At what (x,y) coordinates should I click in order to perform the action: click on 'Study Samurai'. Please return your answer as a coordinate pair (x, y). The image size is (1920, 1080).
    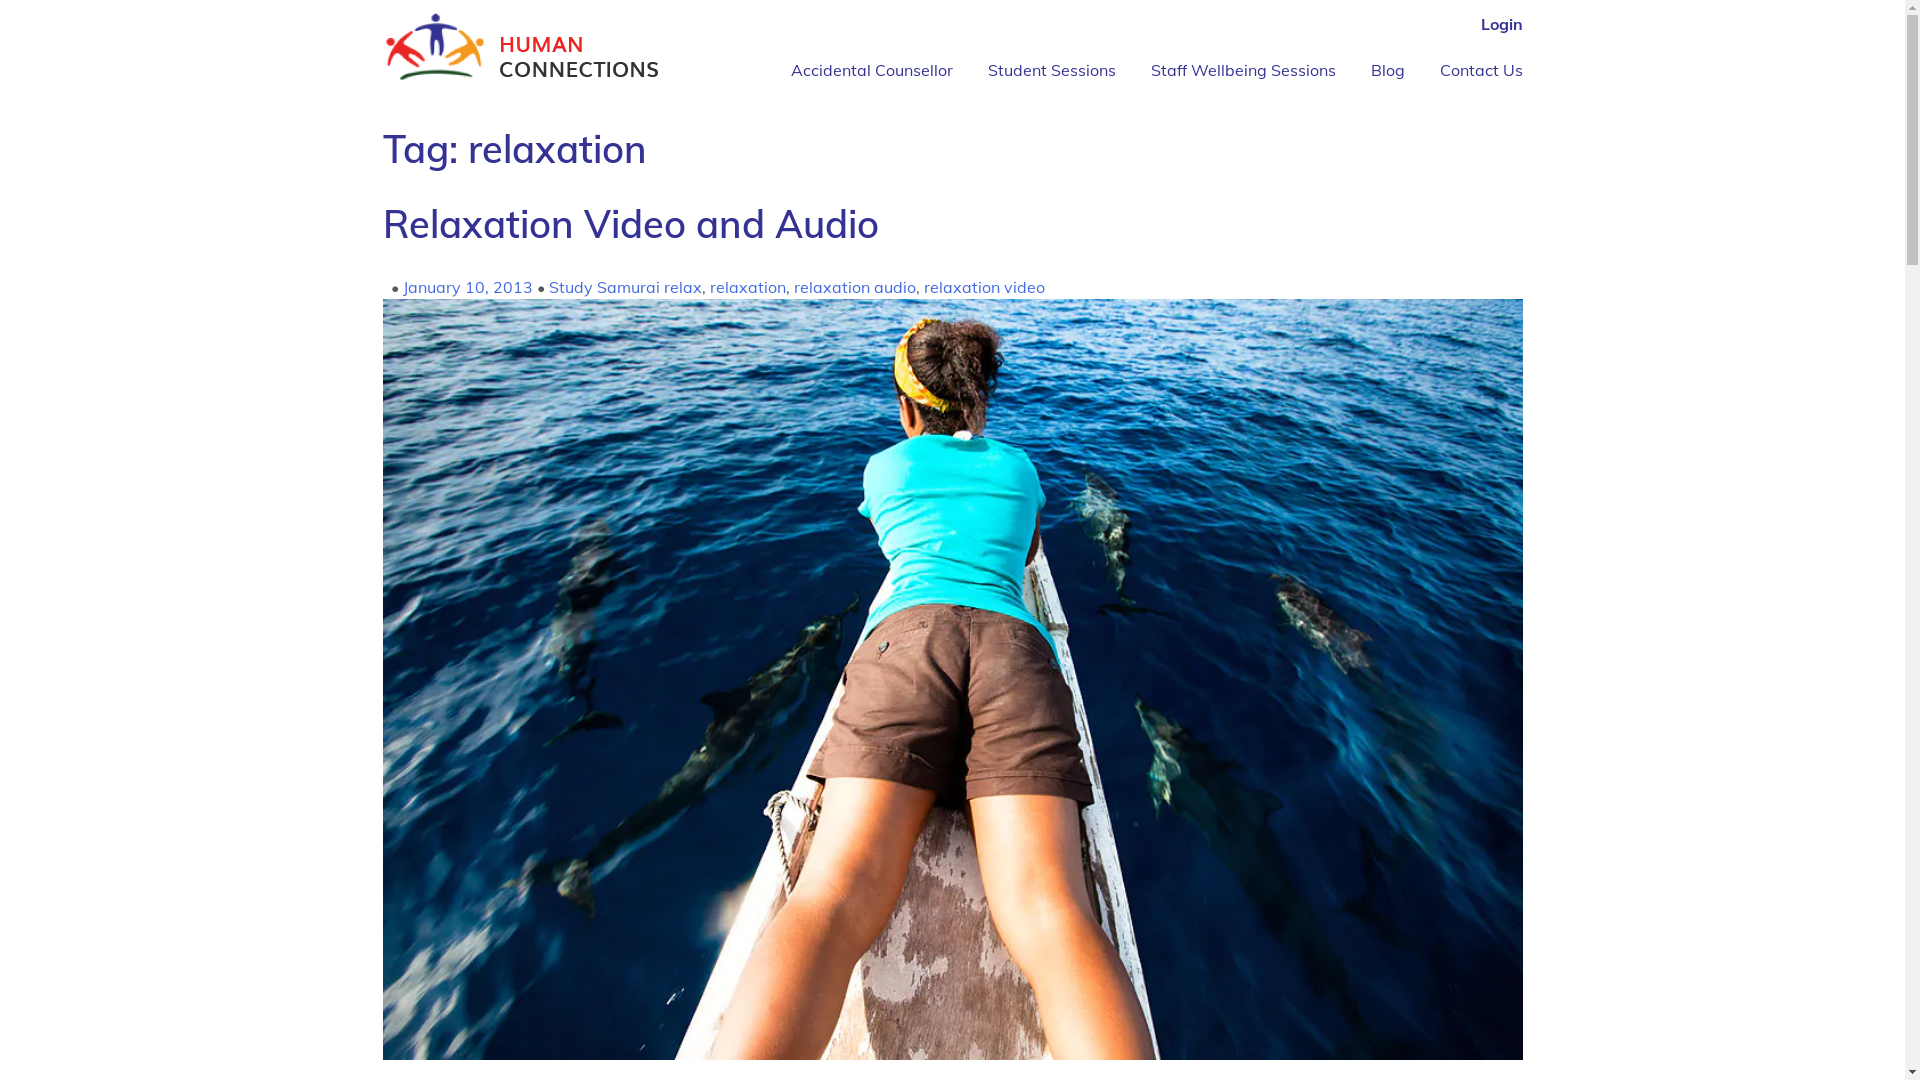
    Looking at the image, I should click on (602, 286).